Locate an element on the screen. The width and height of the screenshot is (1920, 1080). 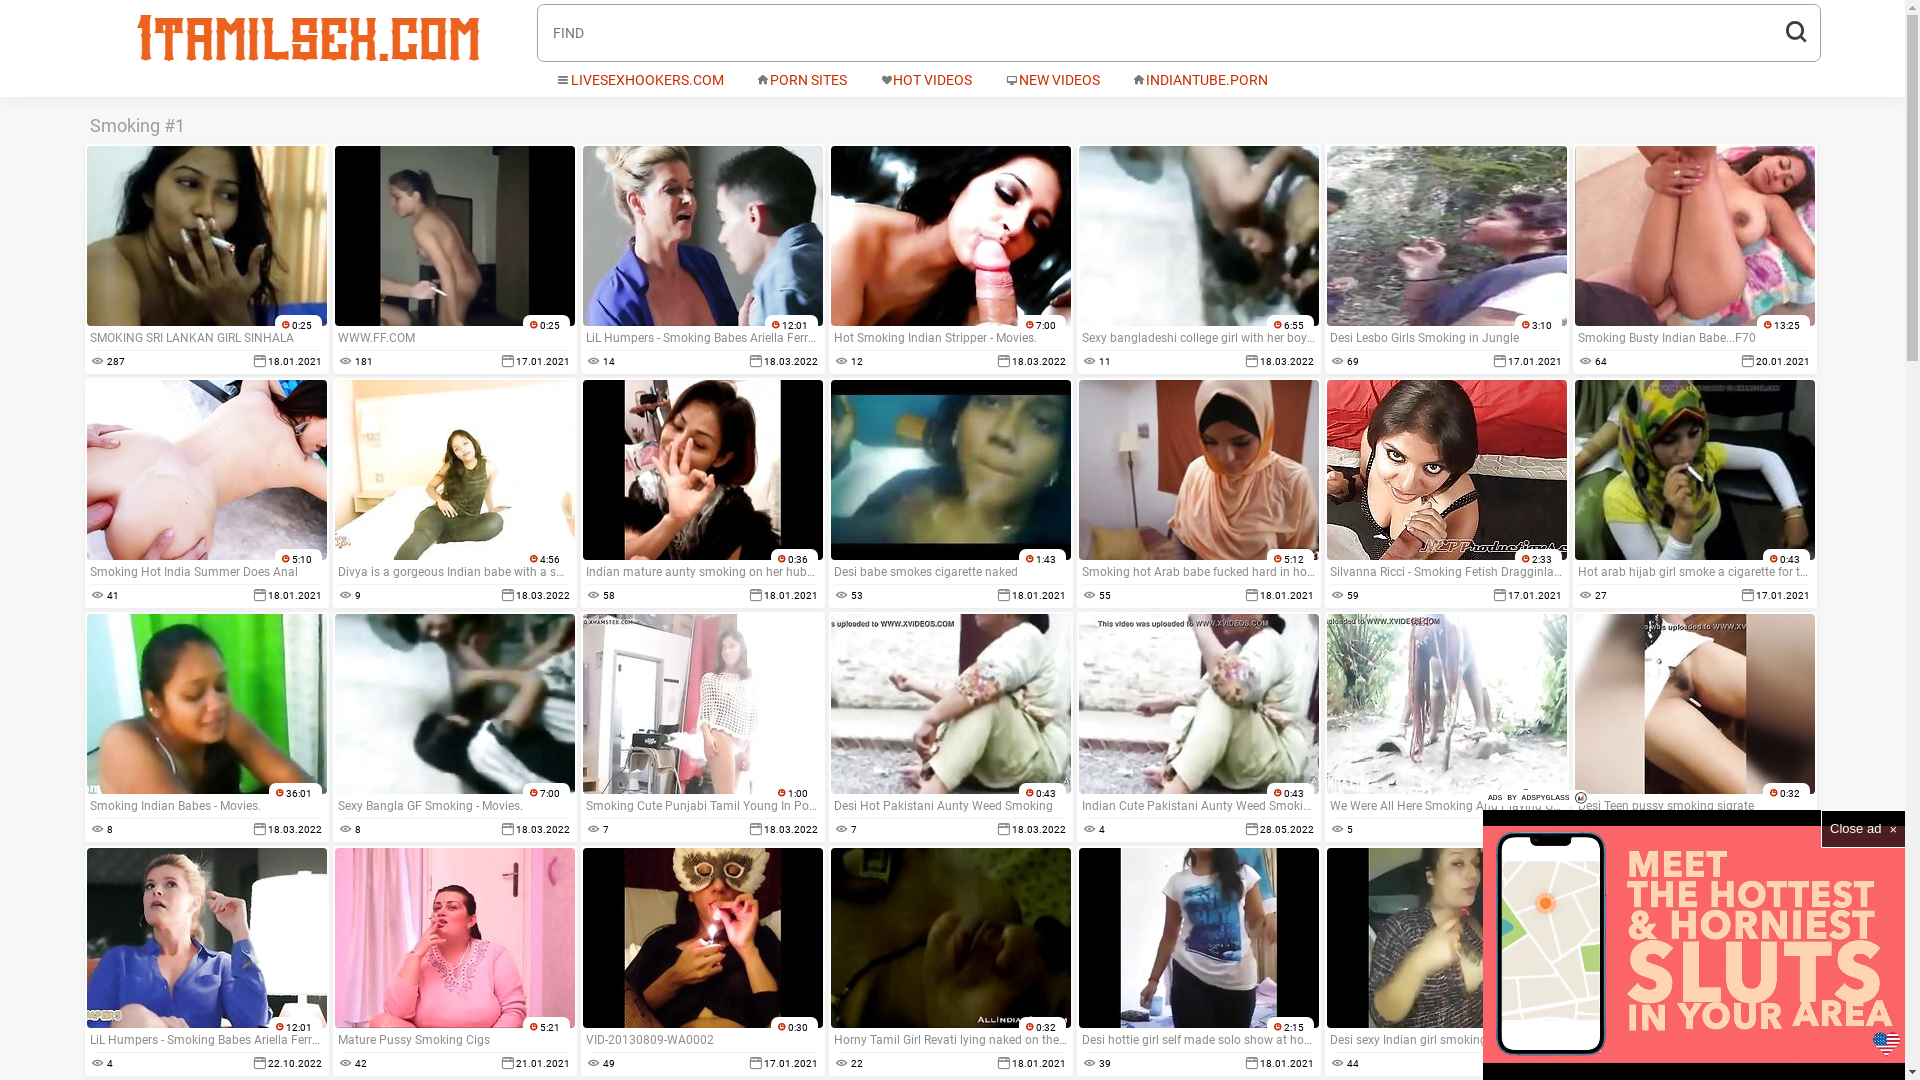
'0:32 is located at coordinates (1693, 726).